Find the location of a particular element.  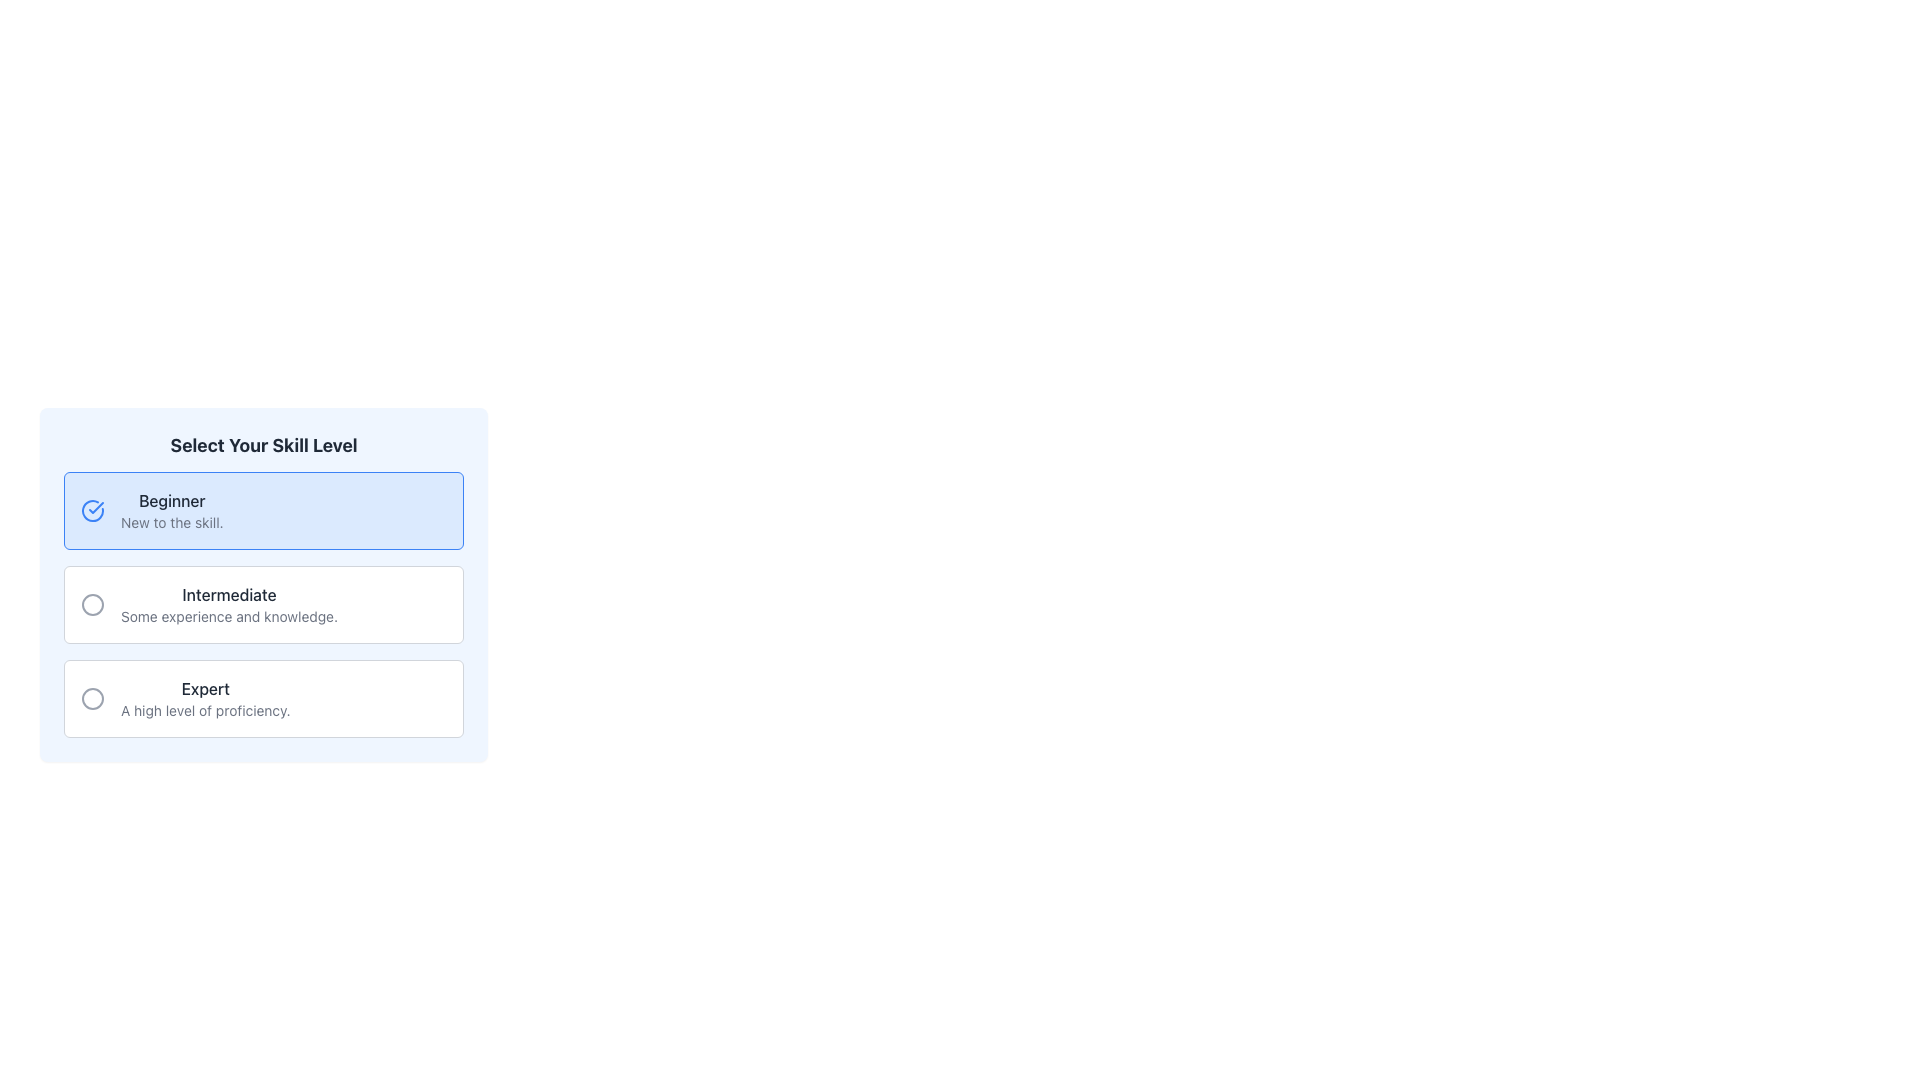

the label that reads 'Some experience and knowledge.' which is styled in a smaller font size and light gray color, located directly beneath the 'Intermediate' skill level option is located at coordinates (229, 616).